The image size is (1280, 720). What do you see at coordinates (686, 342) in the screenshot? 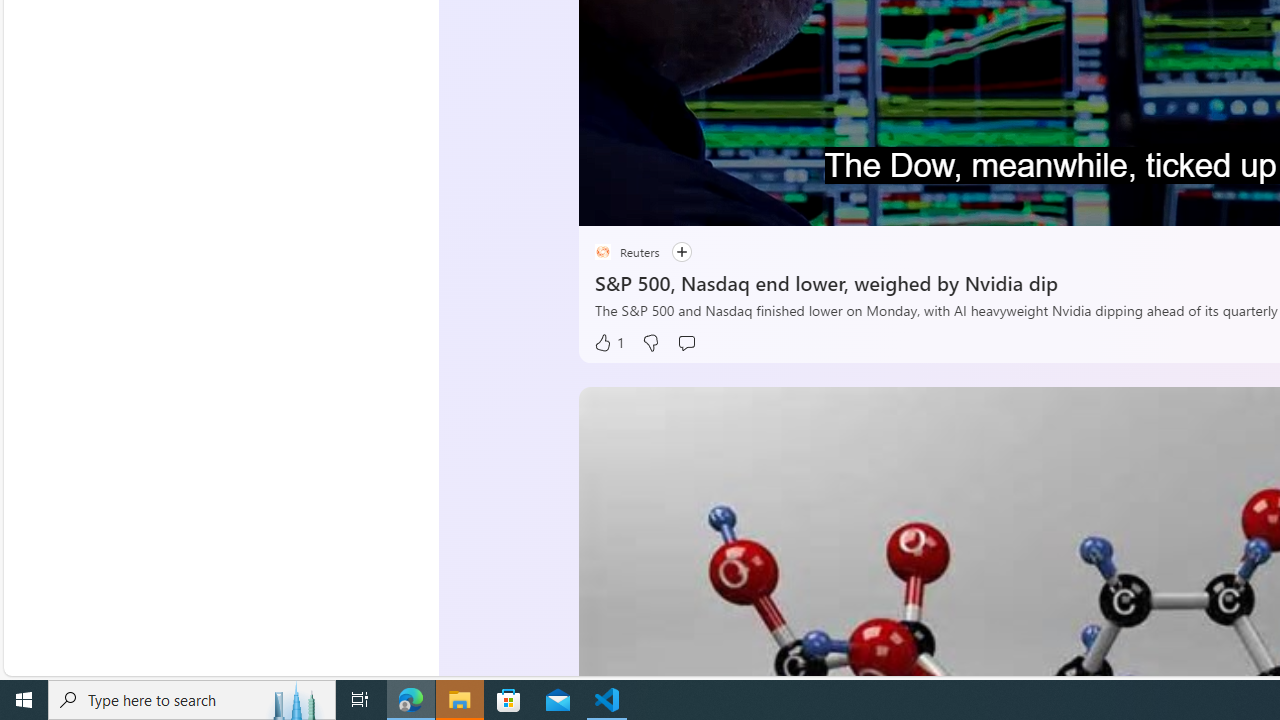
I see `'Start the conversation'` at bounding box center [686, 342].